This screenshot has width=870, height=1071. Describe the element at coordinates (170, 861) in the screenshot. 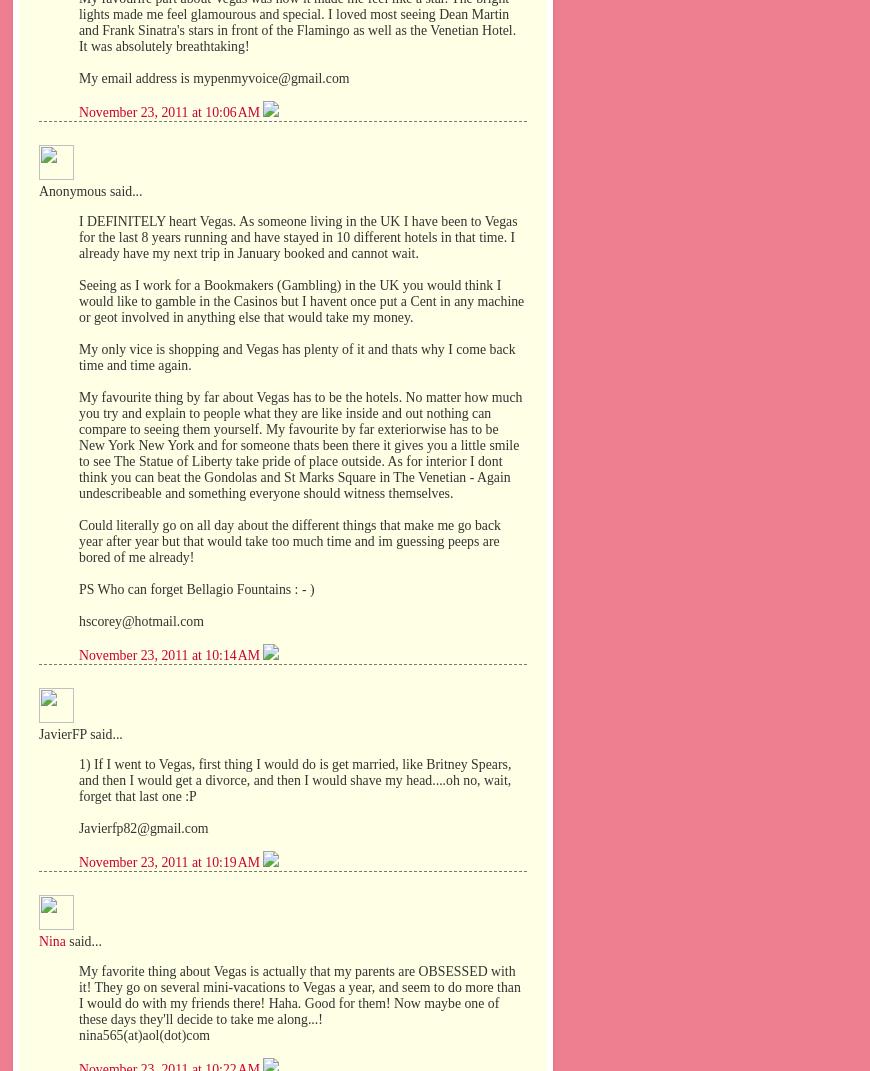

I see `'November 23, 2011 at 10:19 AM'` at that location.